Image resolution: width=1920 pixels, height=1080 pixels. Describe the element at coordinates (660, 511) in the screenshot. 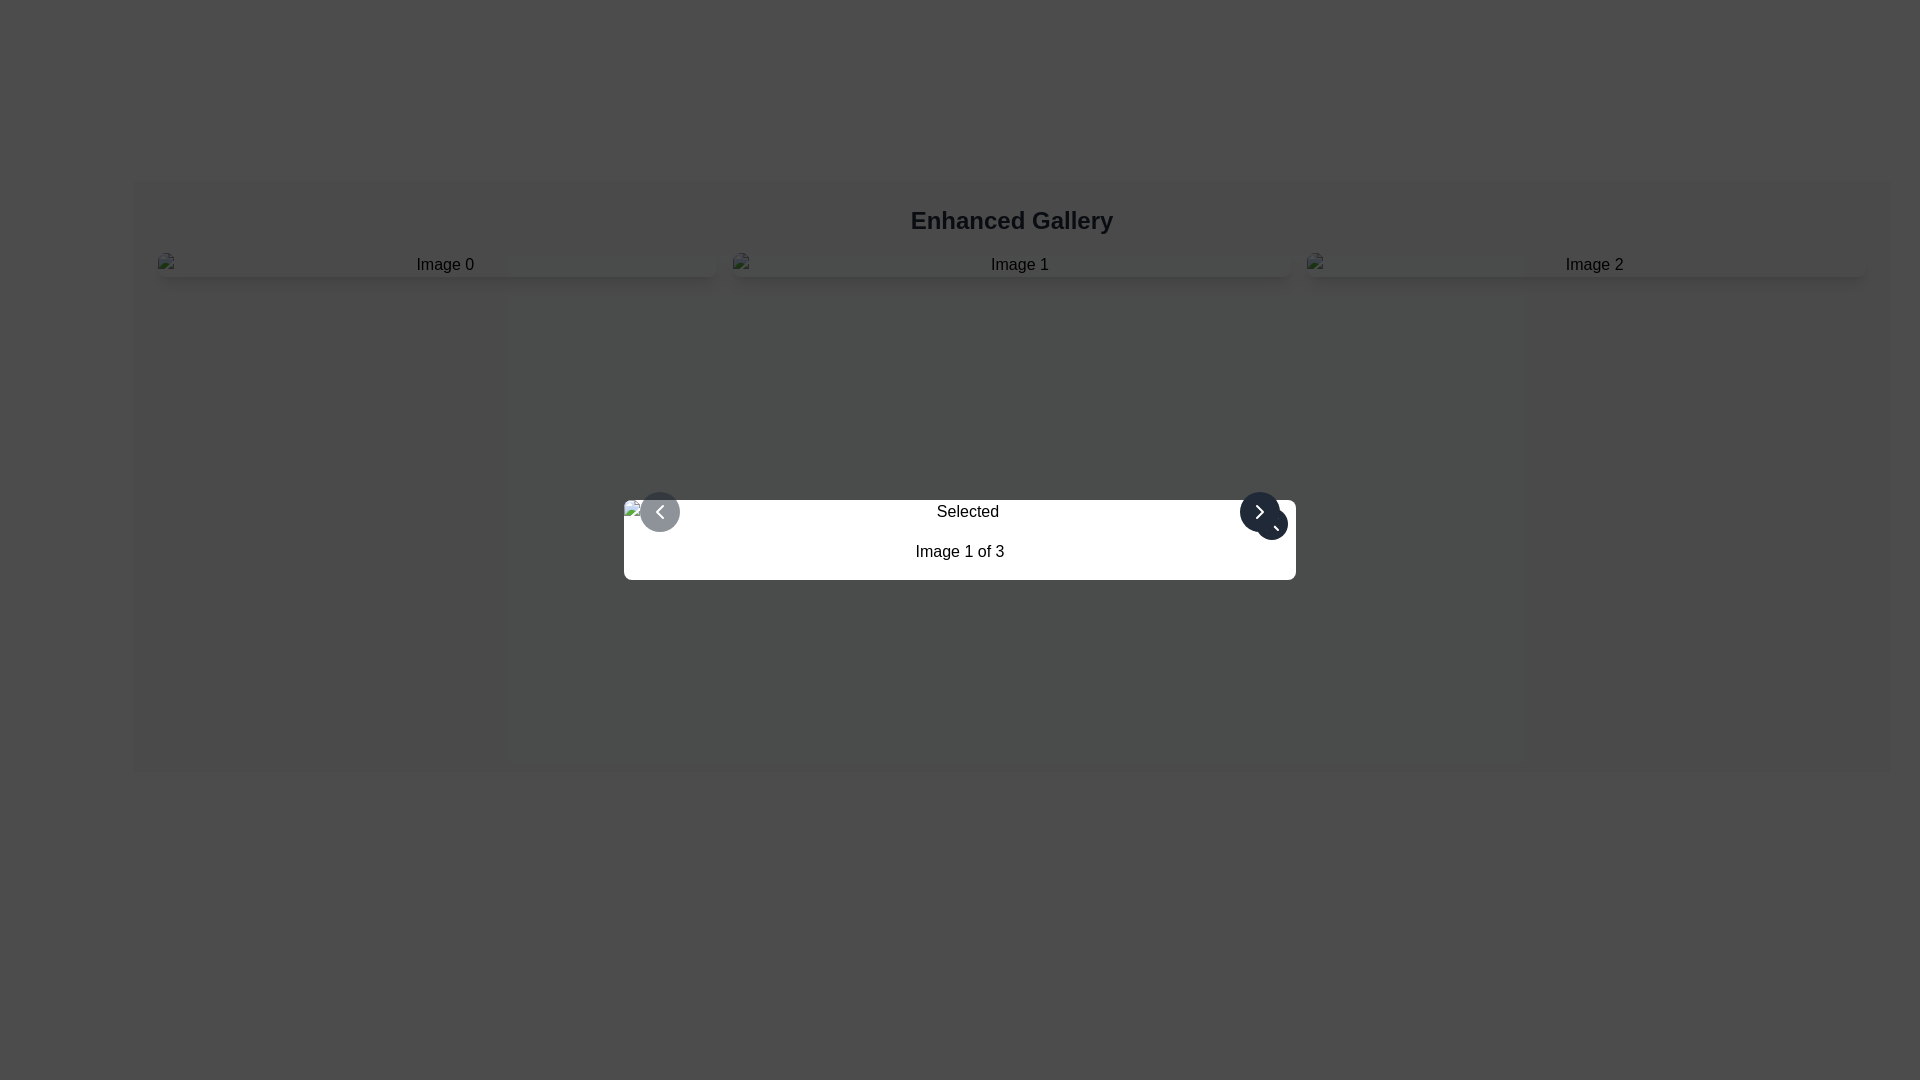

I see `the left-pointing chevron icon located at the center of the circular button in the bottom-left corner of the modal interface` at that location.